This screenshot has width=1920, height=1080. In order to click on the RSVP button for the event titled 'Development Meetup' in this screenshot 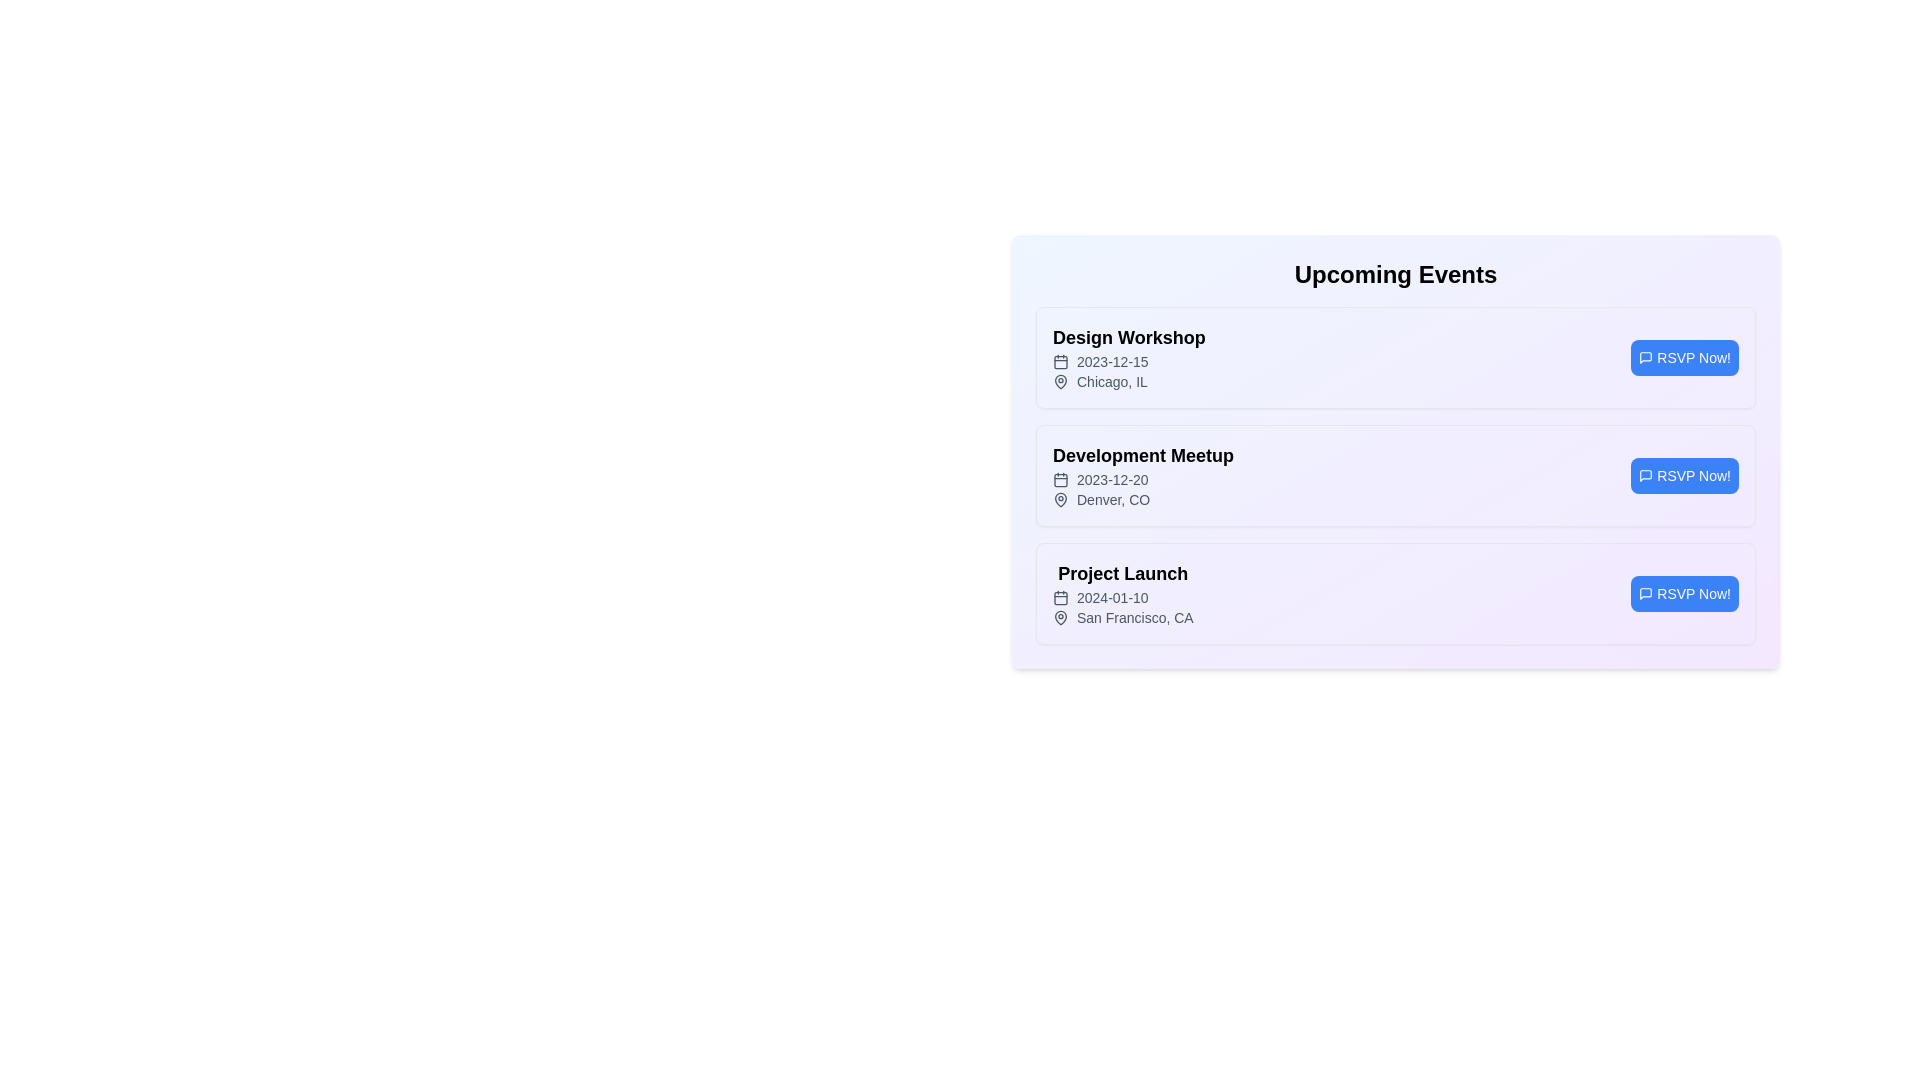, I will do `click(1684, 475)`.